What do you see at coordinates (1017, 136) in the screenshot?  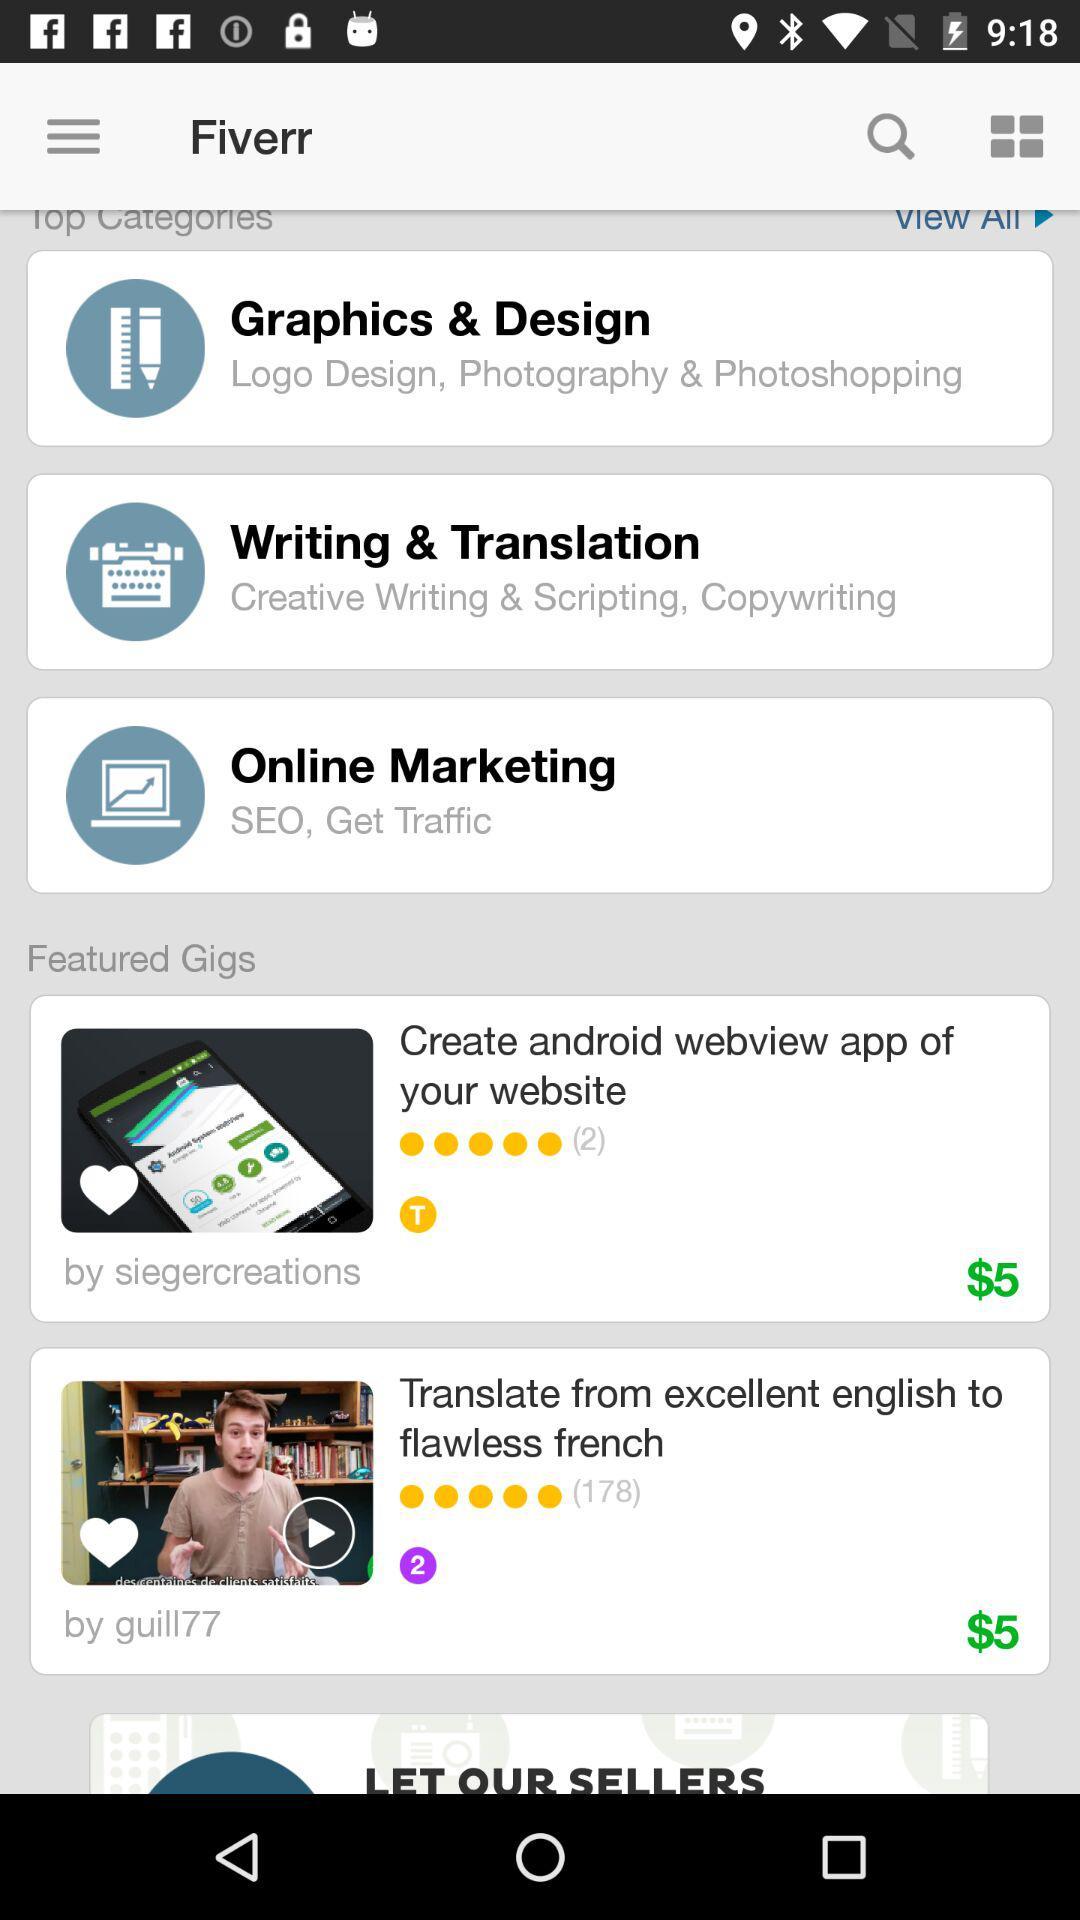 I see `the button which is after search button on page` at bounding box center [1017, 136].